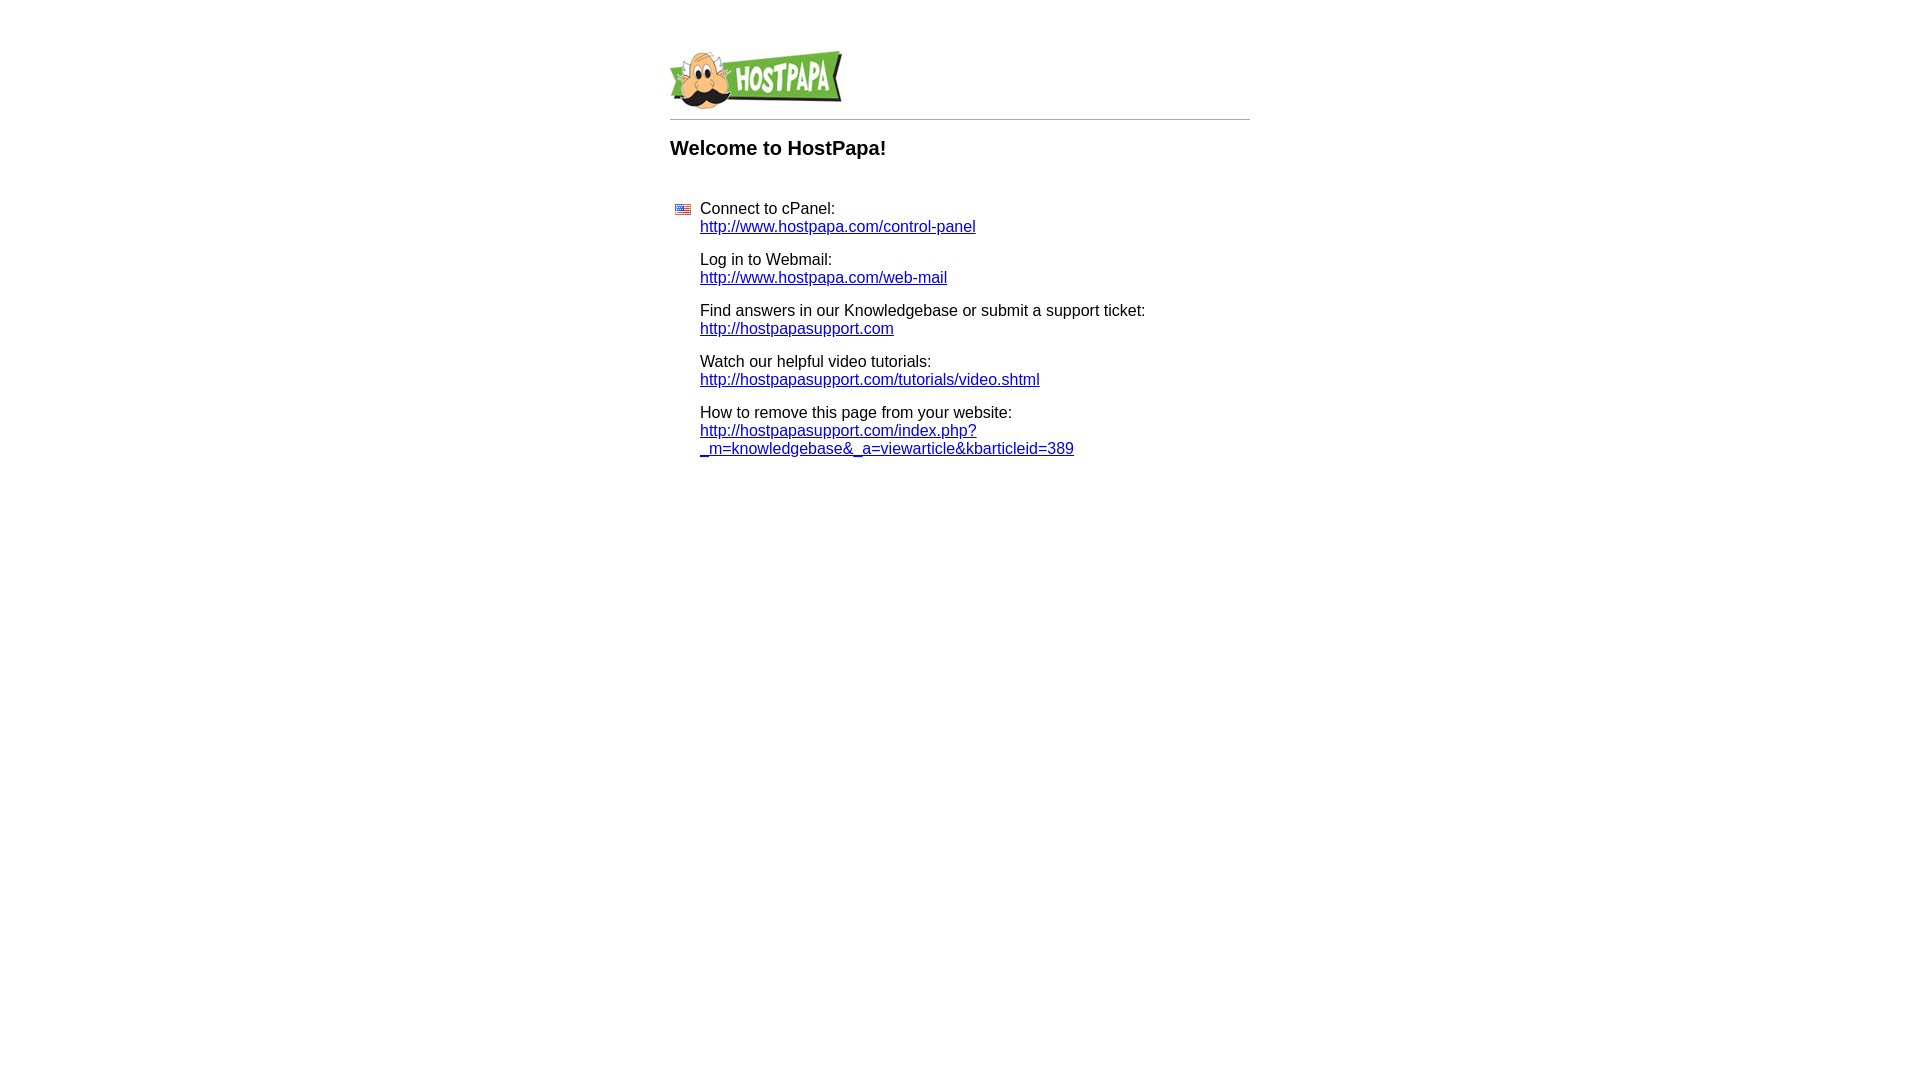  I want to click on 'http://hostpapasupport.com', so click(700, 327).